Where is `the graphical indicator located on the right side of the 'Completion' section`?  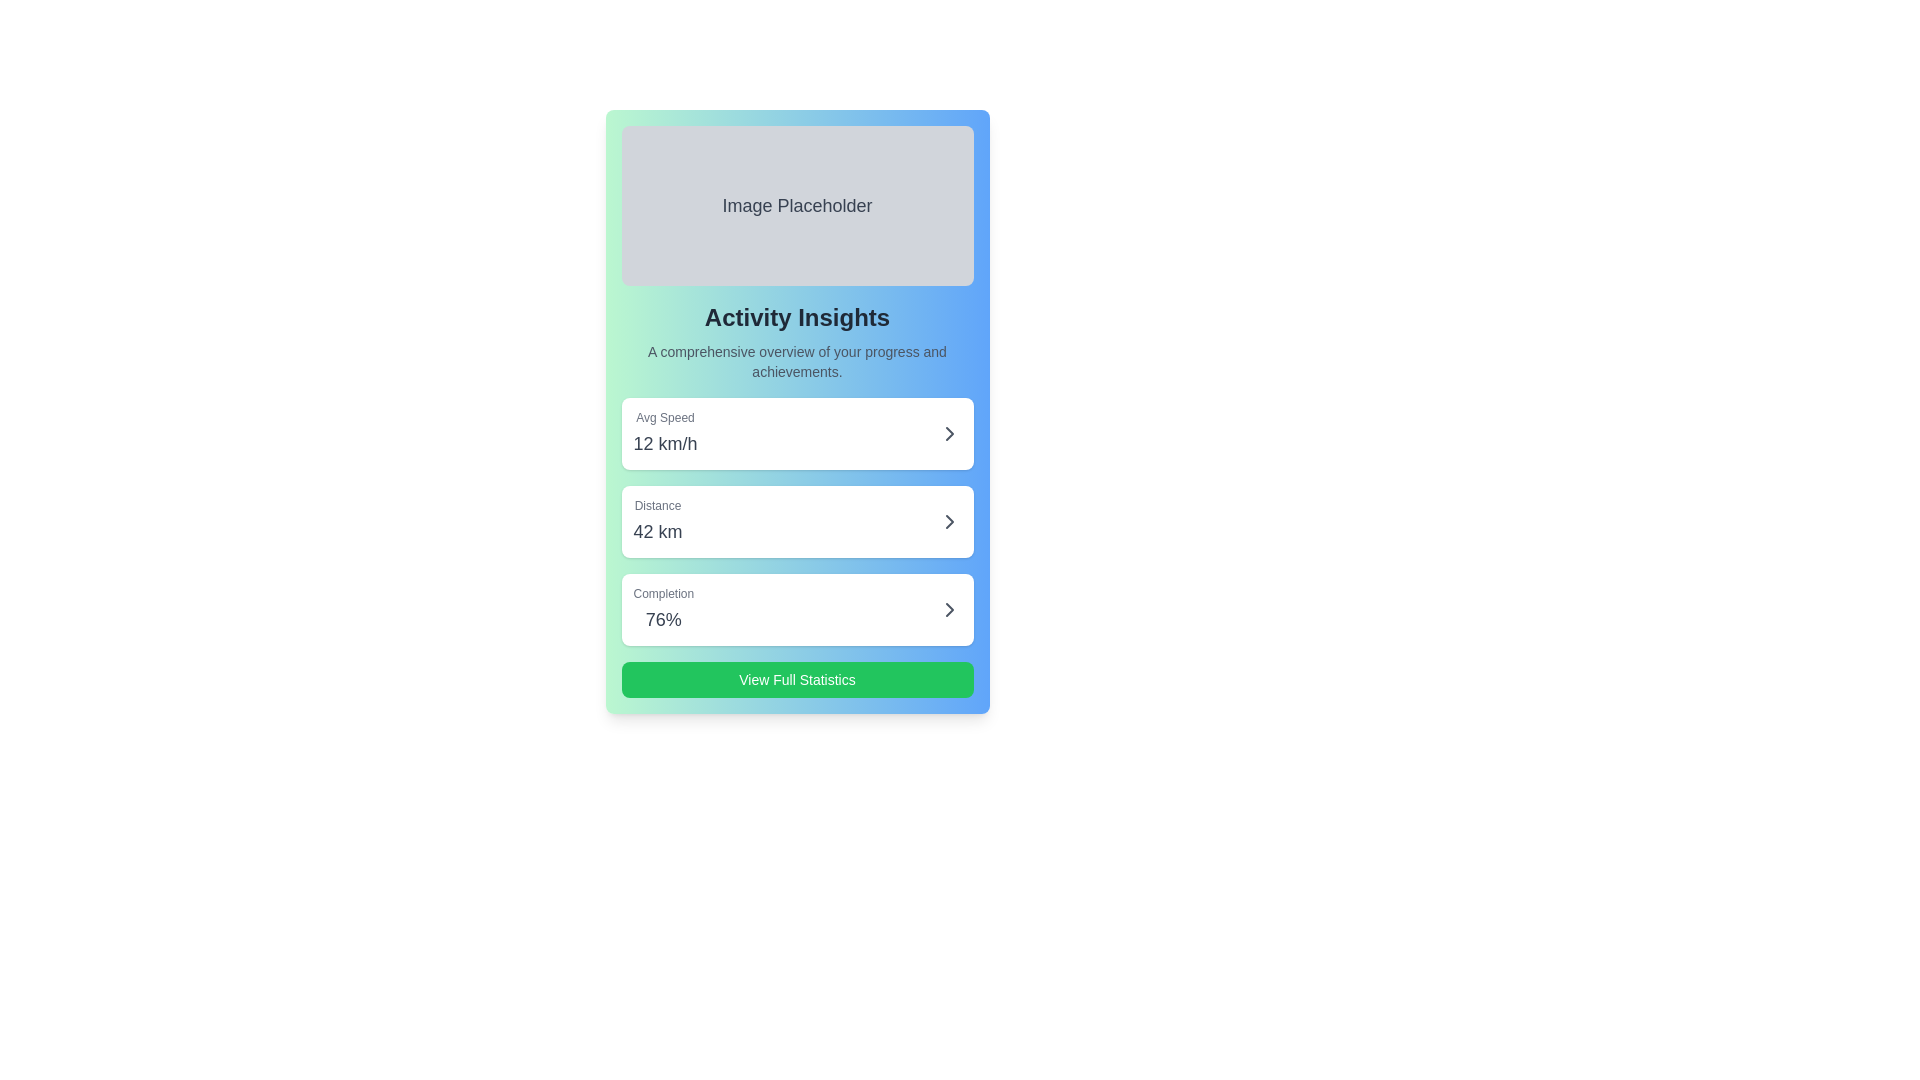
the graphical indicator located on the right side of the 'Completion' section is located at coordinates (948, 608).